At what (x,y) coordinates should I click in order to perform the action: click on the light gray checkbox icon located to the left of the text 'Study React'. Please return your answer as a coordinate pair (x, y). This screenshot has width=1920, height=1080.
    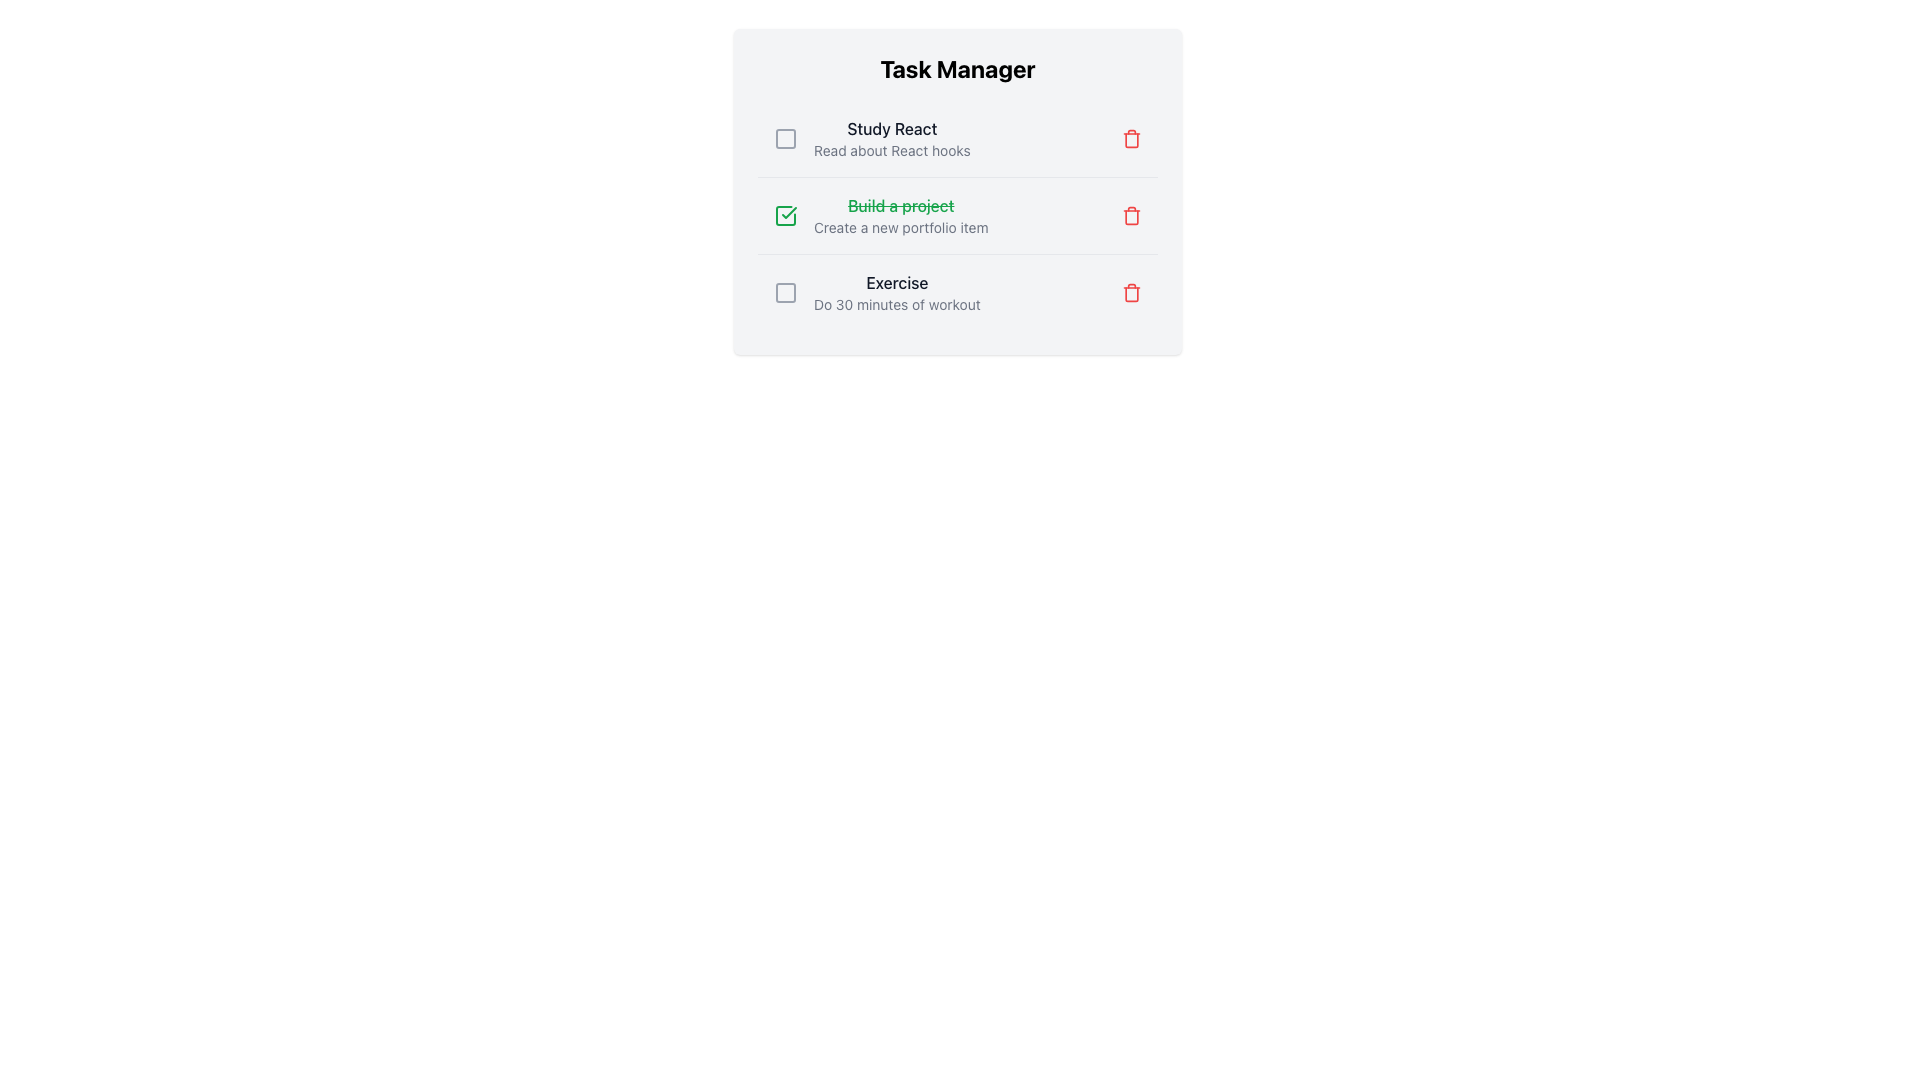
    Looking at the image, I should click on (785, 137).